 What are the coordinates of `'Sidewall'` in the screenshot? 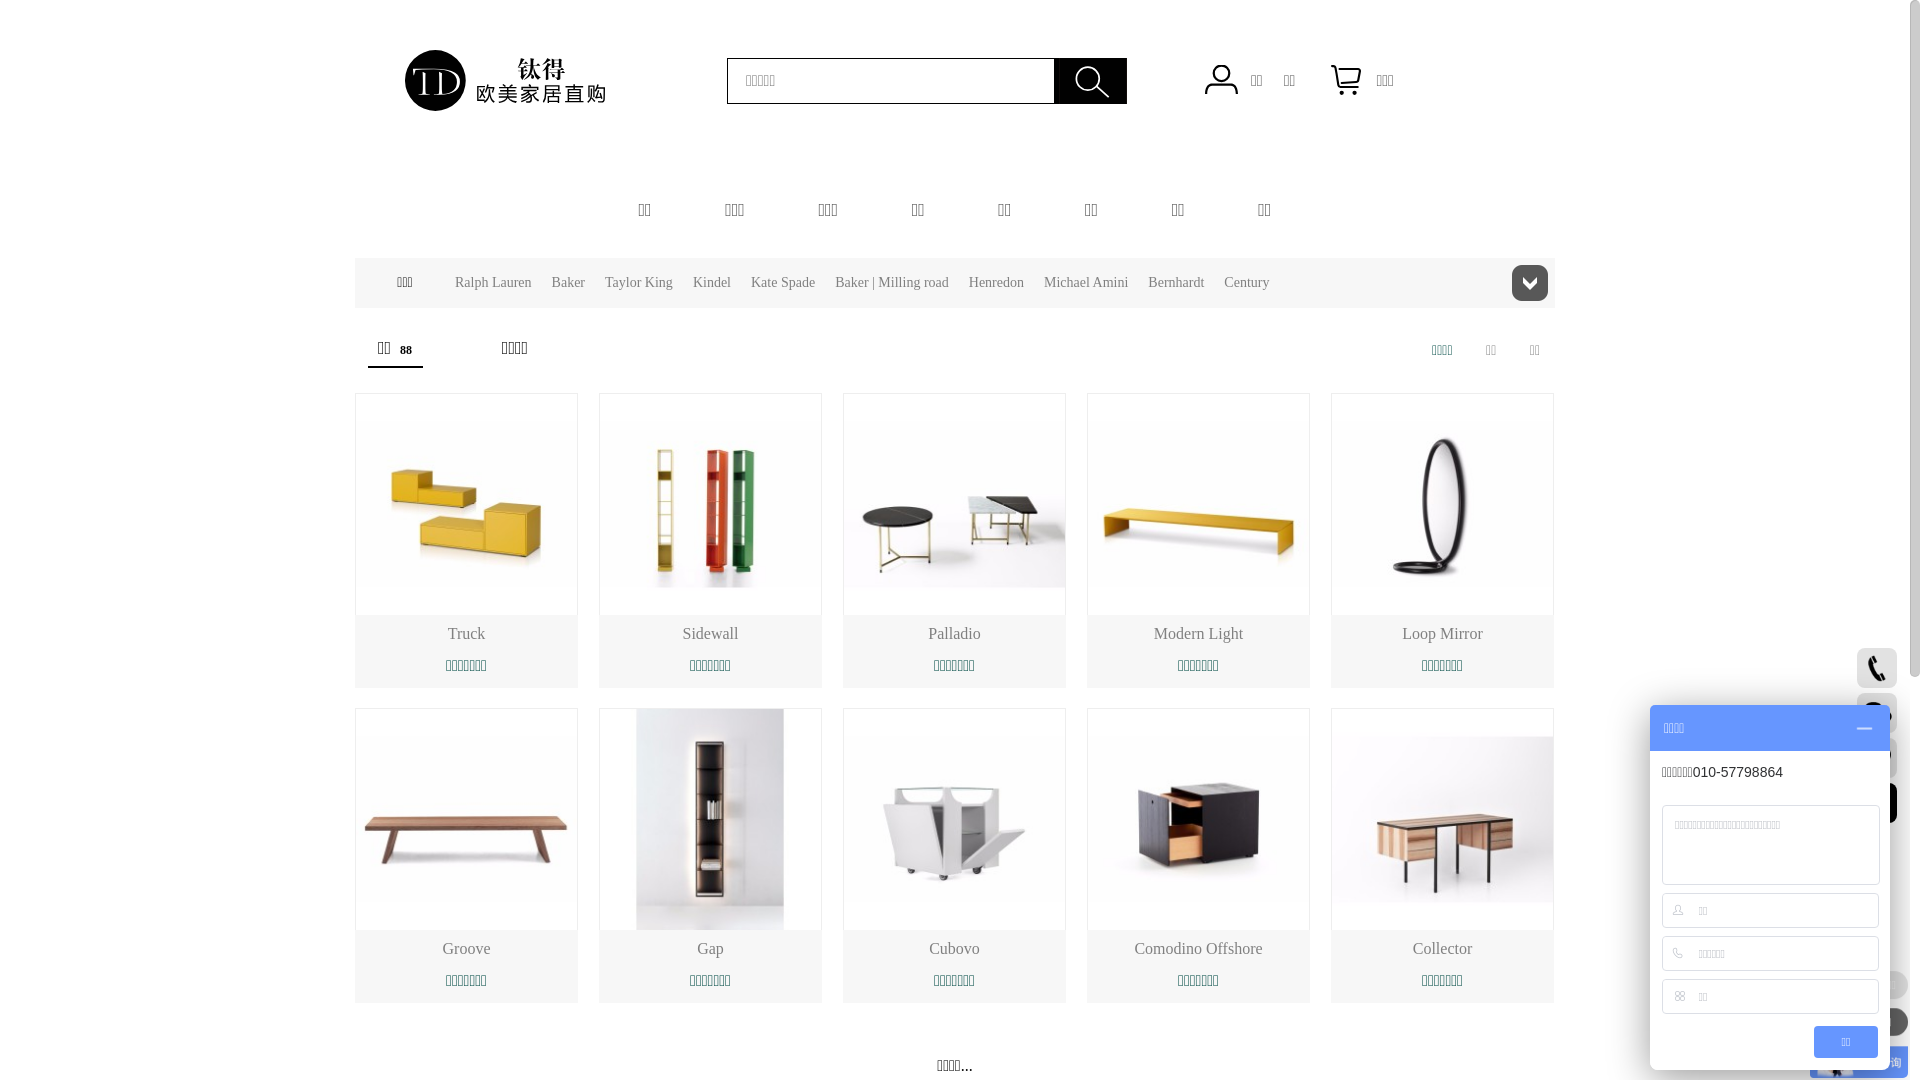 It's located at (710, 633).